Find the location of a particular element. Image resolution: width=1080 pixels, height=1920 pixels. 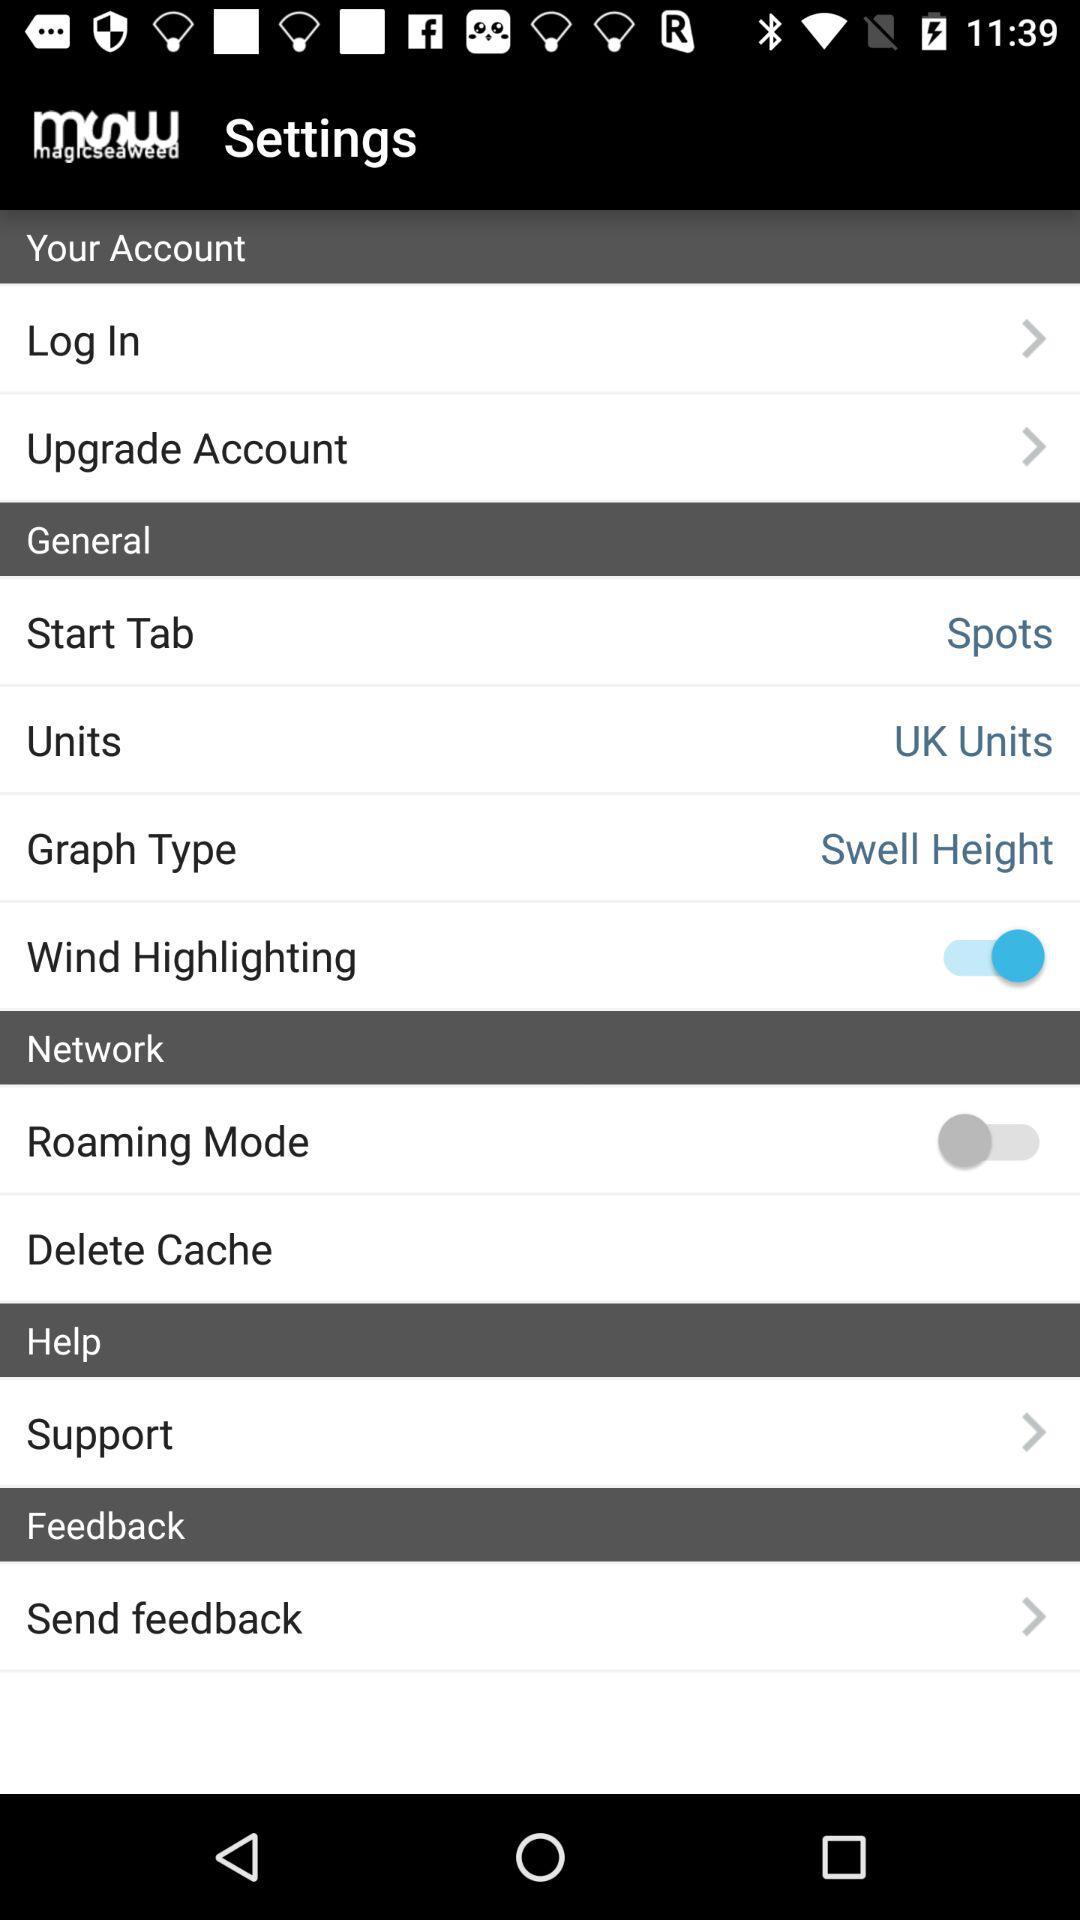

the button which is above the send feedback is located at coordinates (552, 1524).